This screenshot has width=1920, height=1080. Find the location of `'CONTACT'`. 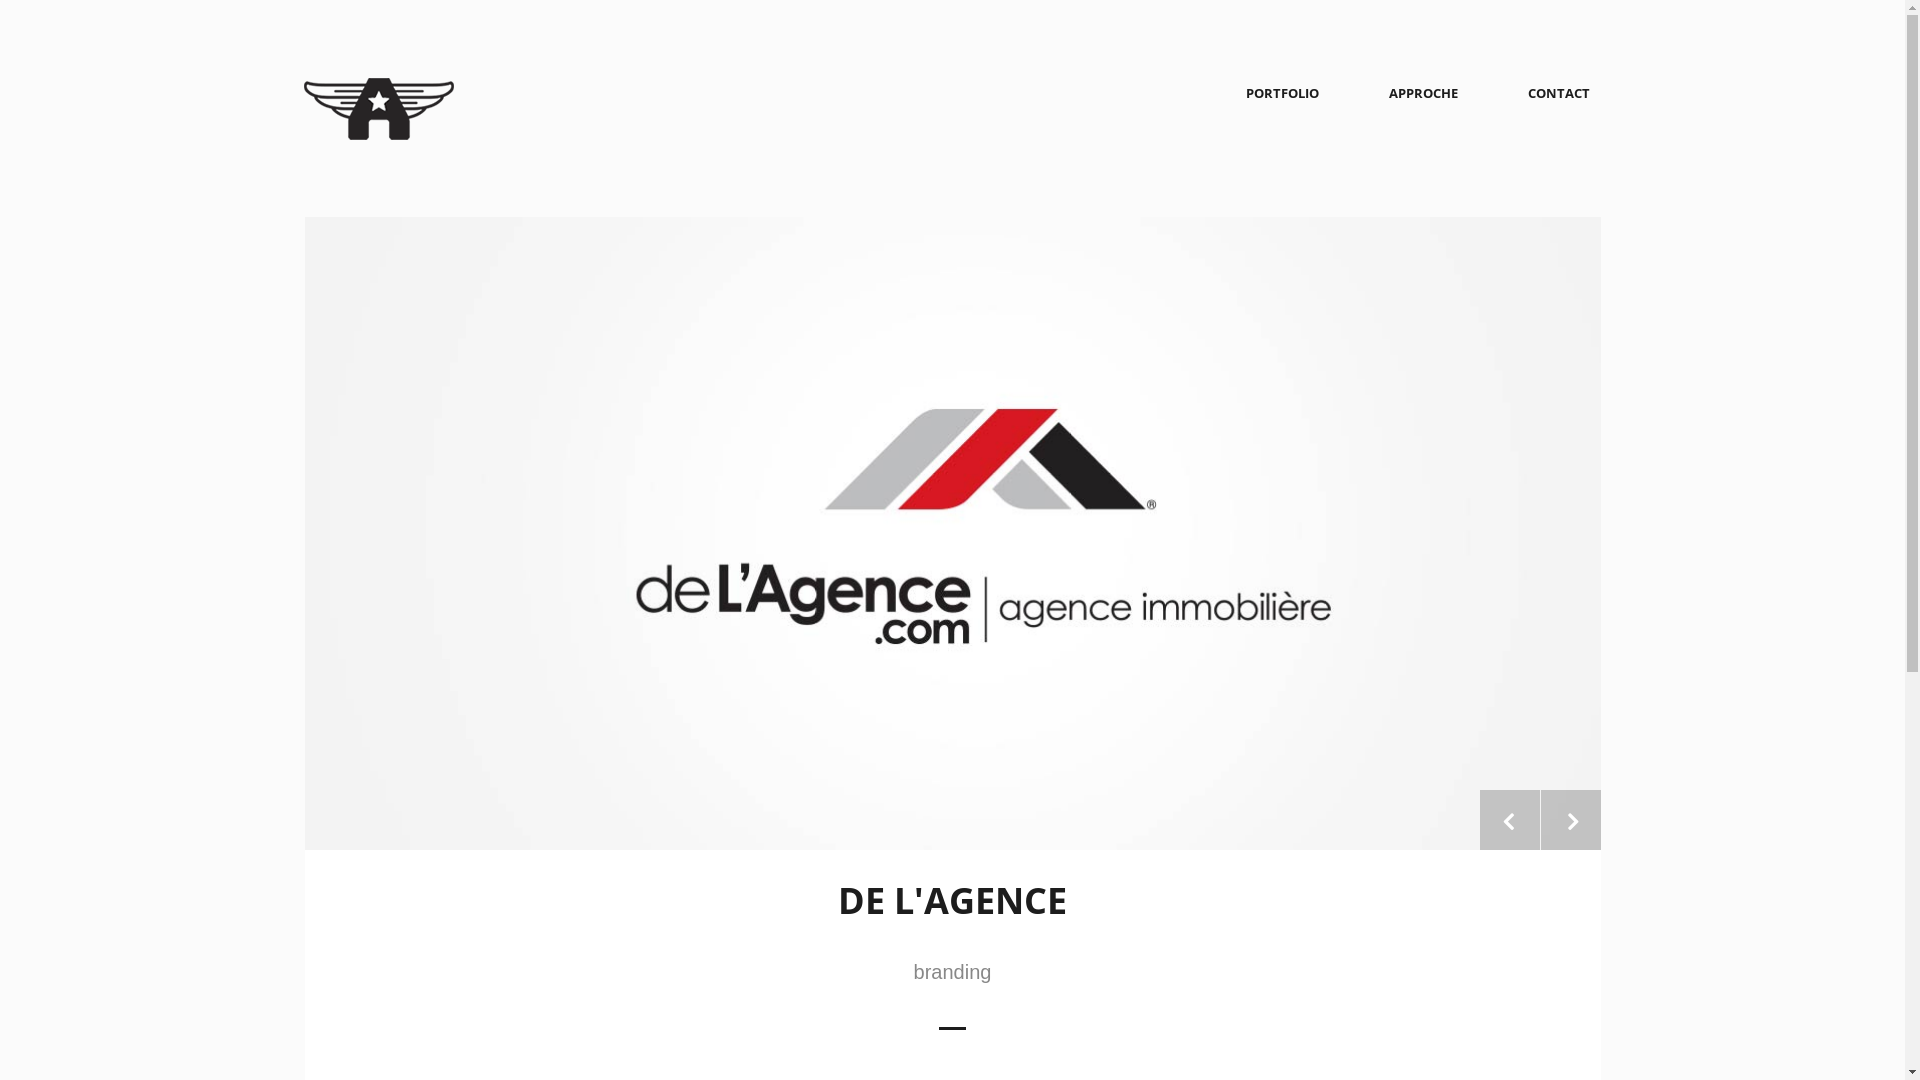

'CONTACT' is located at coordinates (1558, 93).